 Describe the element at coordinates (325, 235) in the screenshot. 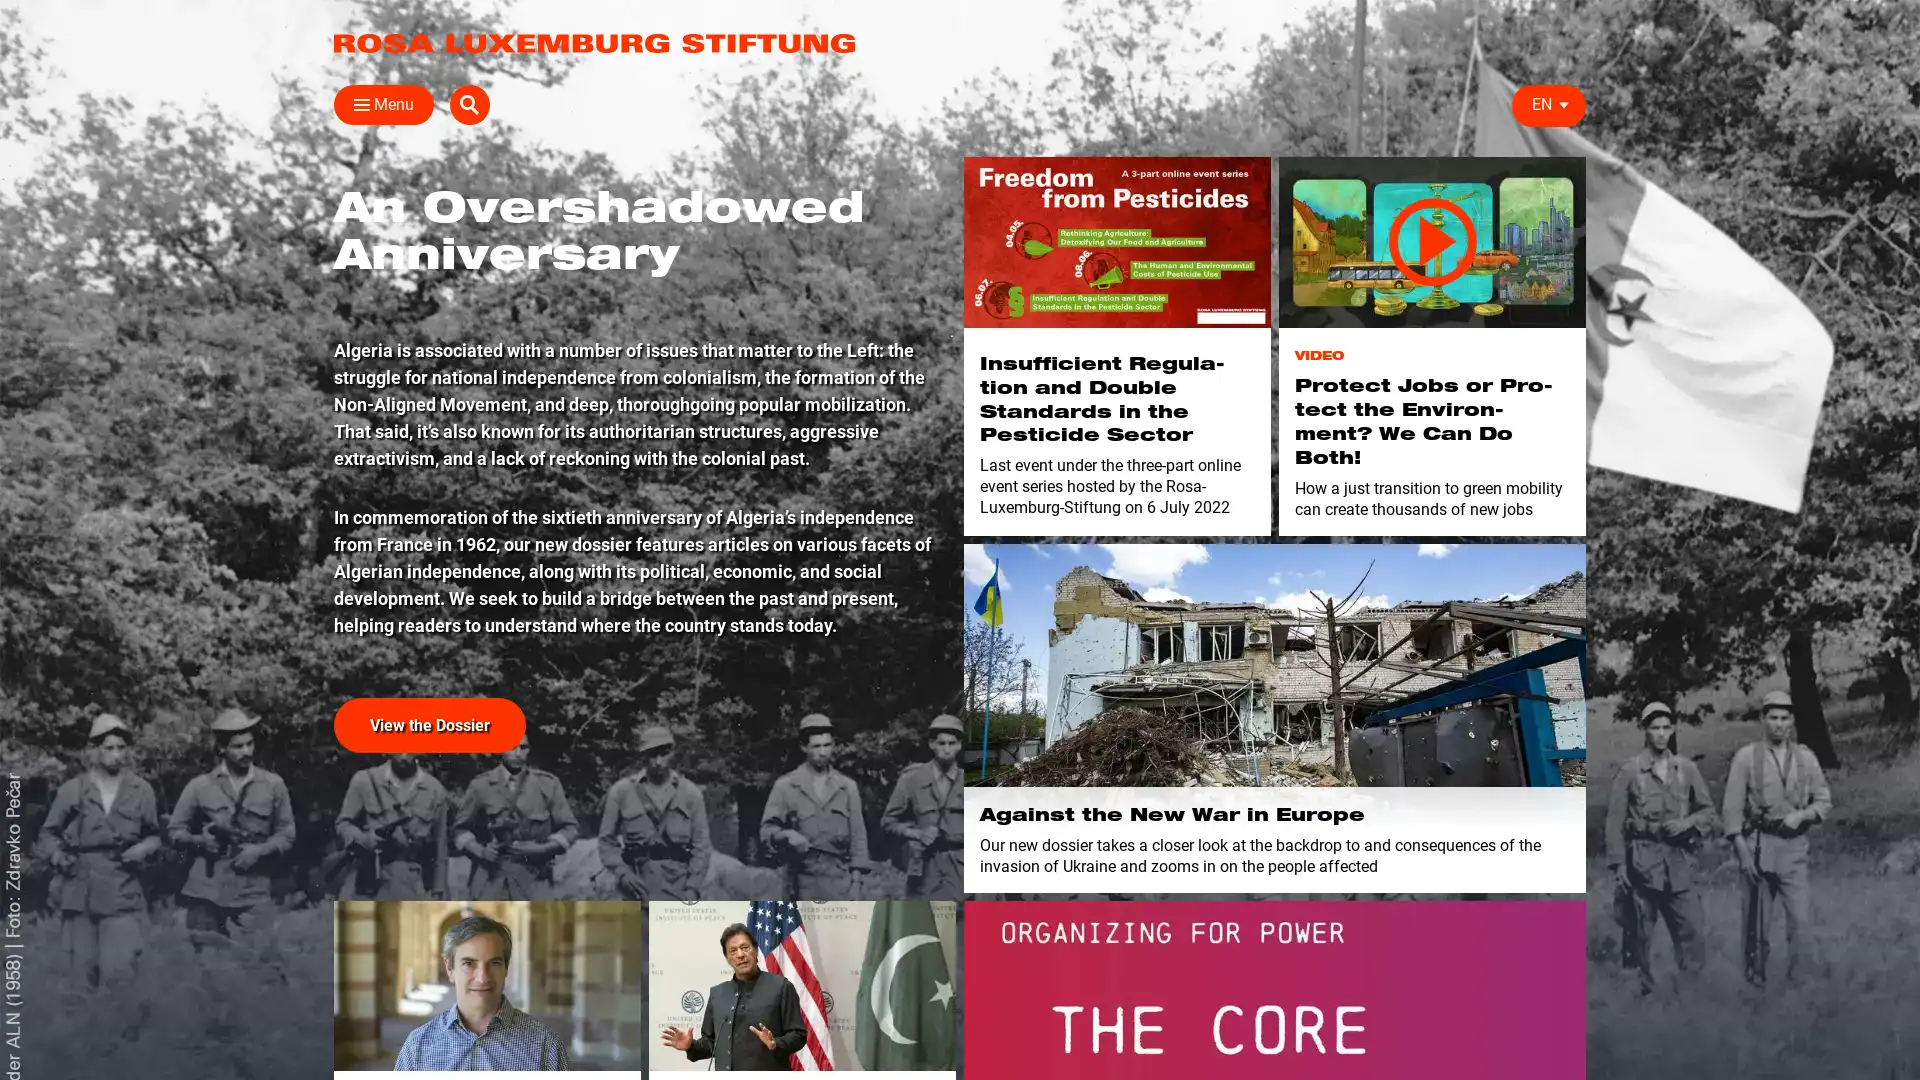

I see `Show more / less` at that location.